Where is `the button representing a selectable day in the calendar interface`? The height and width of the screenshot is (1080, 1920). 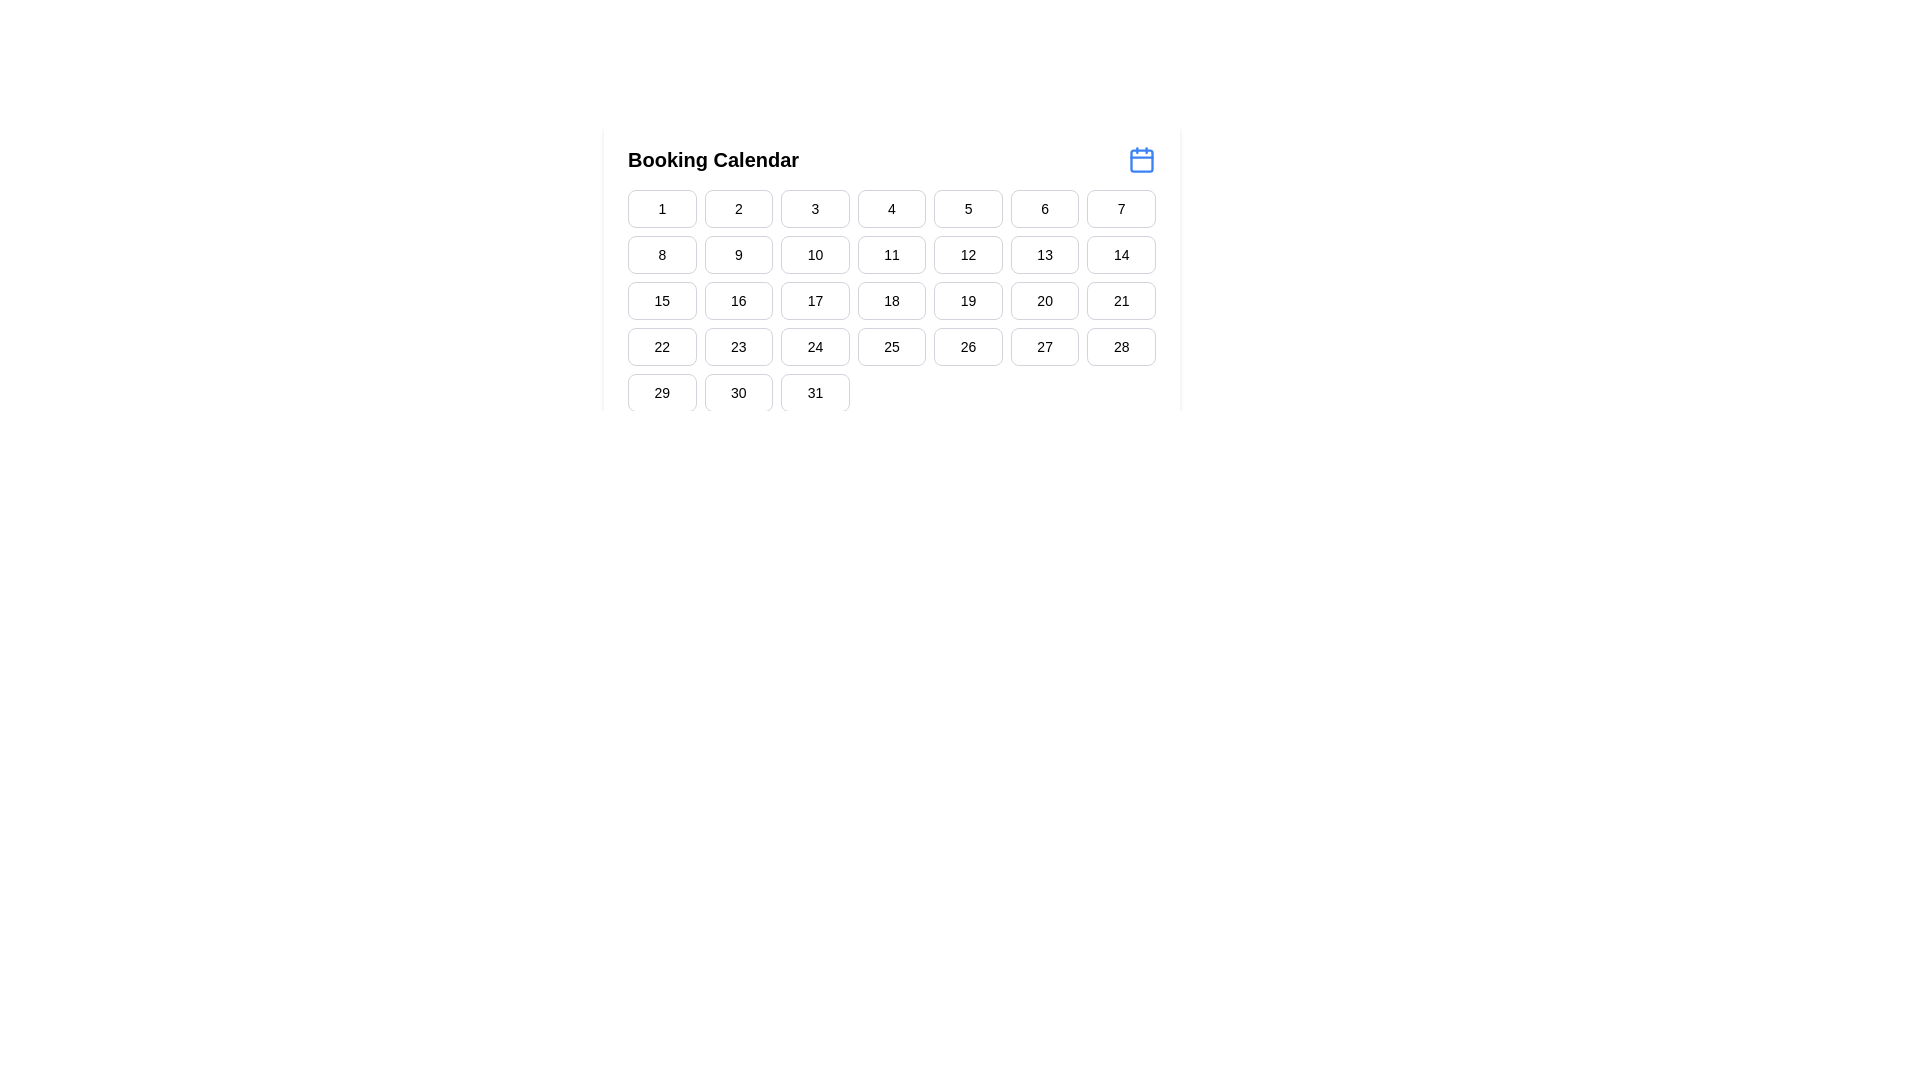 the button representing a selectable day in the calendar interface is located at coordinates (737, 300).